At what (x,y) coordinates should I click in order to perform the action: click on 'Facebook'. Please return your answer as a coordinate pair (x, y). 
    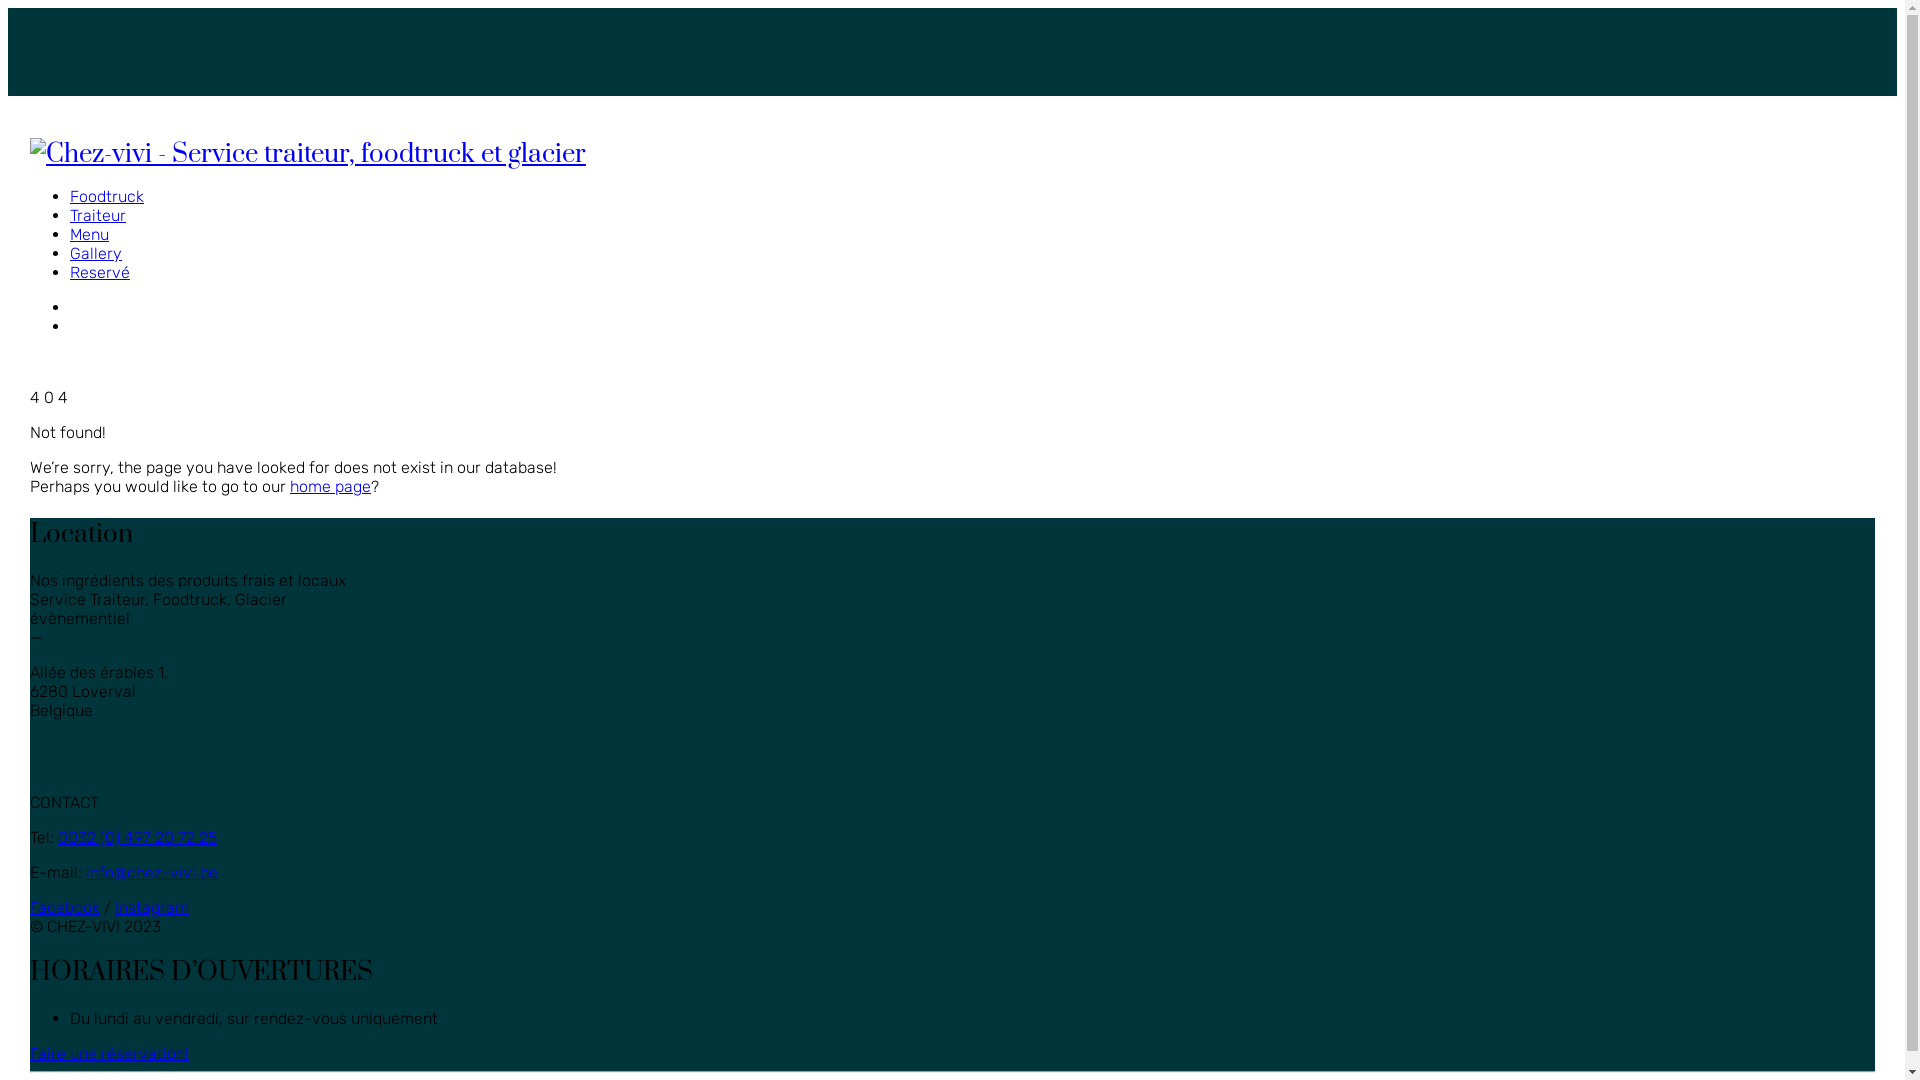
    Looking at the image, I should click on (65, 907).